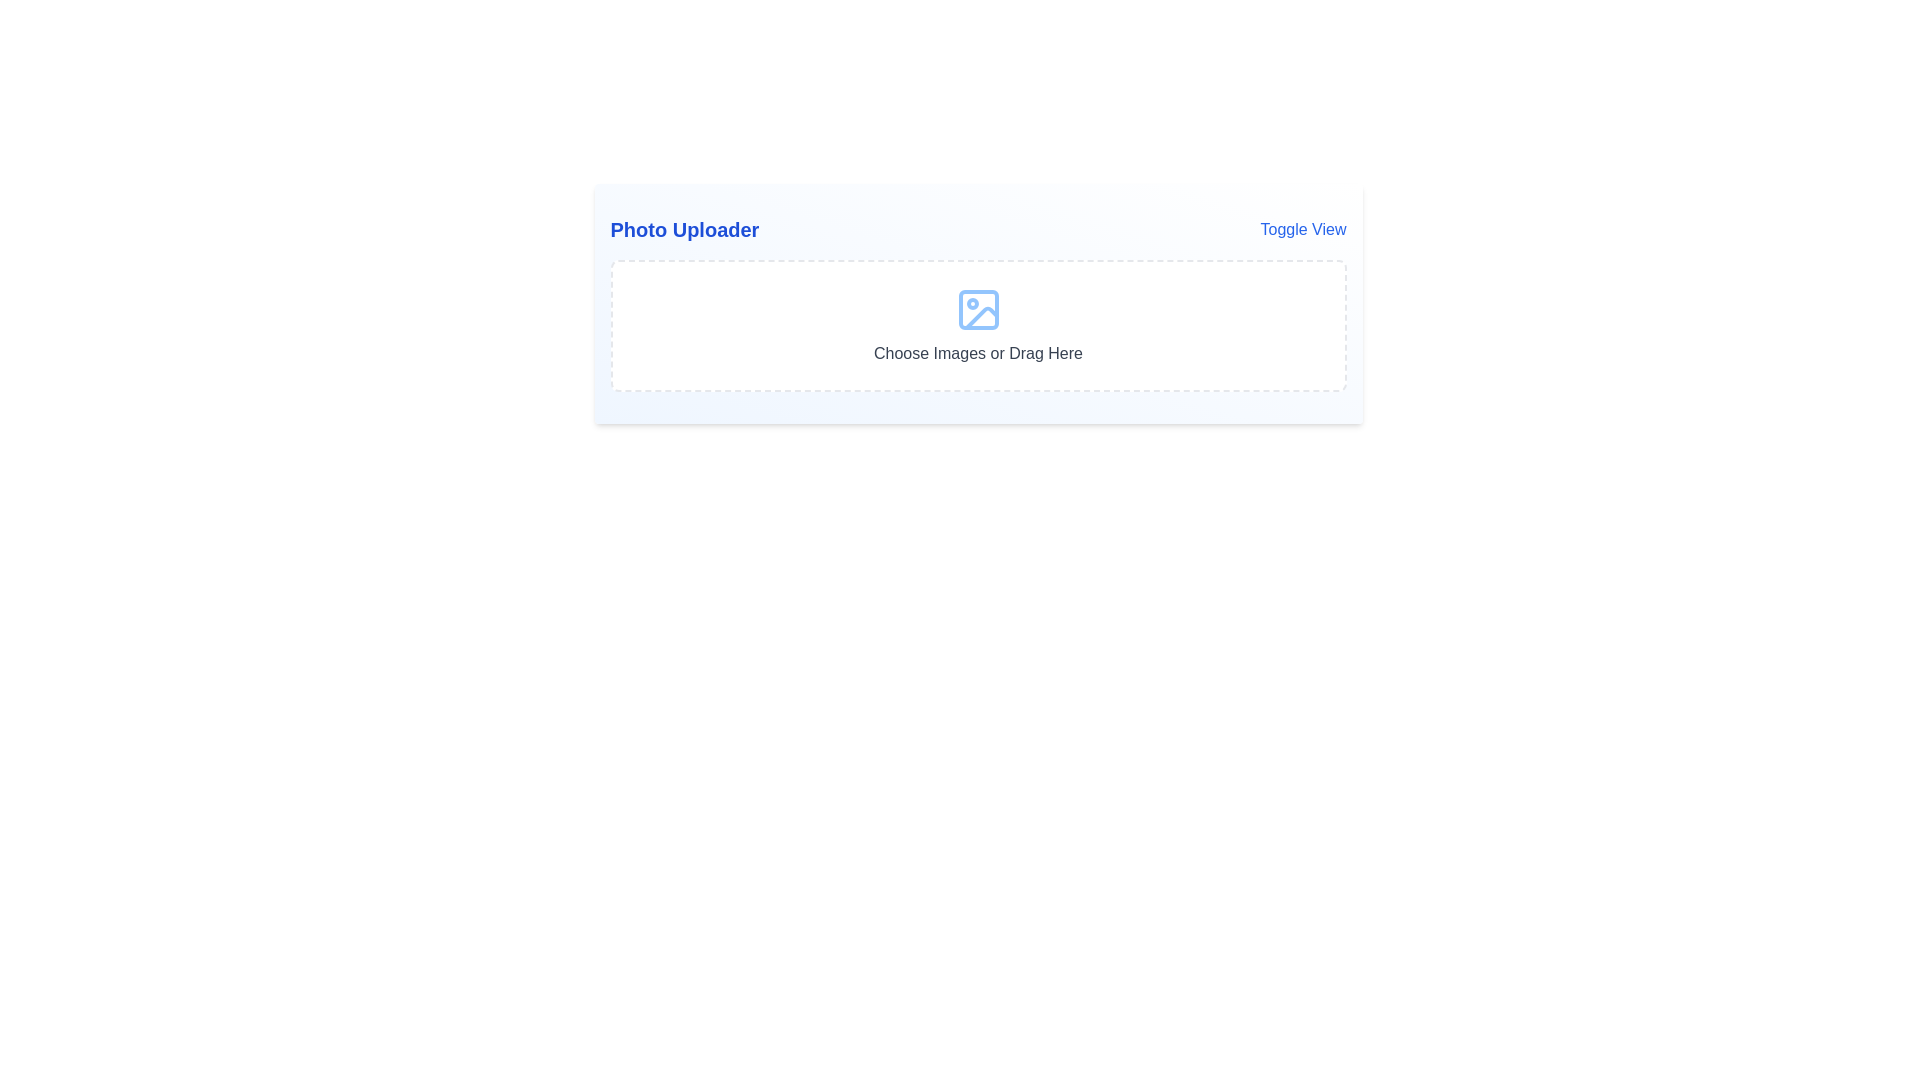  Describe the element at coordinates (978, 353) in the screenshot. I see `the text label that reads 'Choose Images or Drag Here', which is styled in gray and positioned below an image icon, serving as an instruction for user action` at that location.